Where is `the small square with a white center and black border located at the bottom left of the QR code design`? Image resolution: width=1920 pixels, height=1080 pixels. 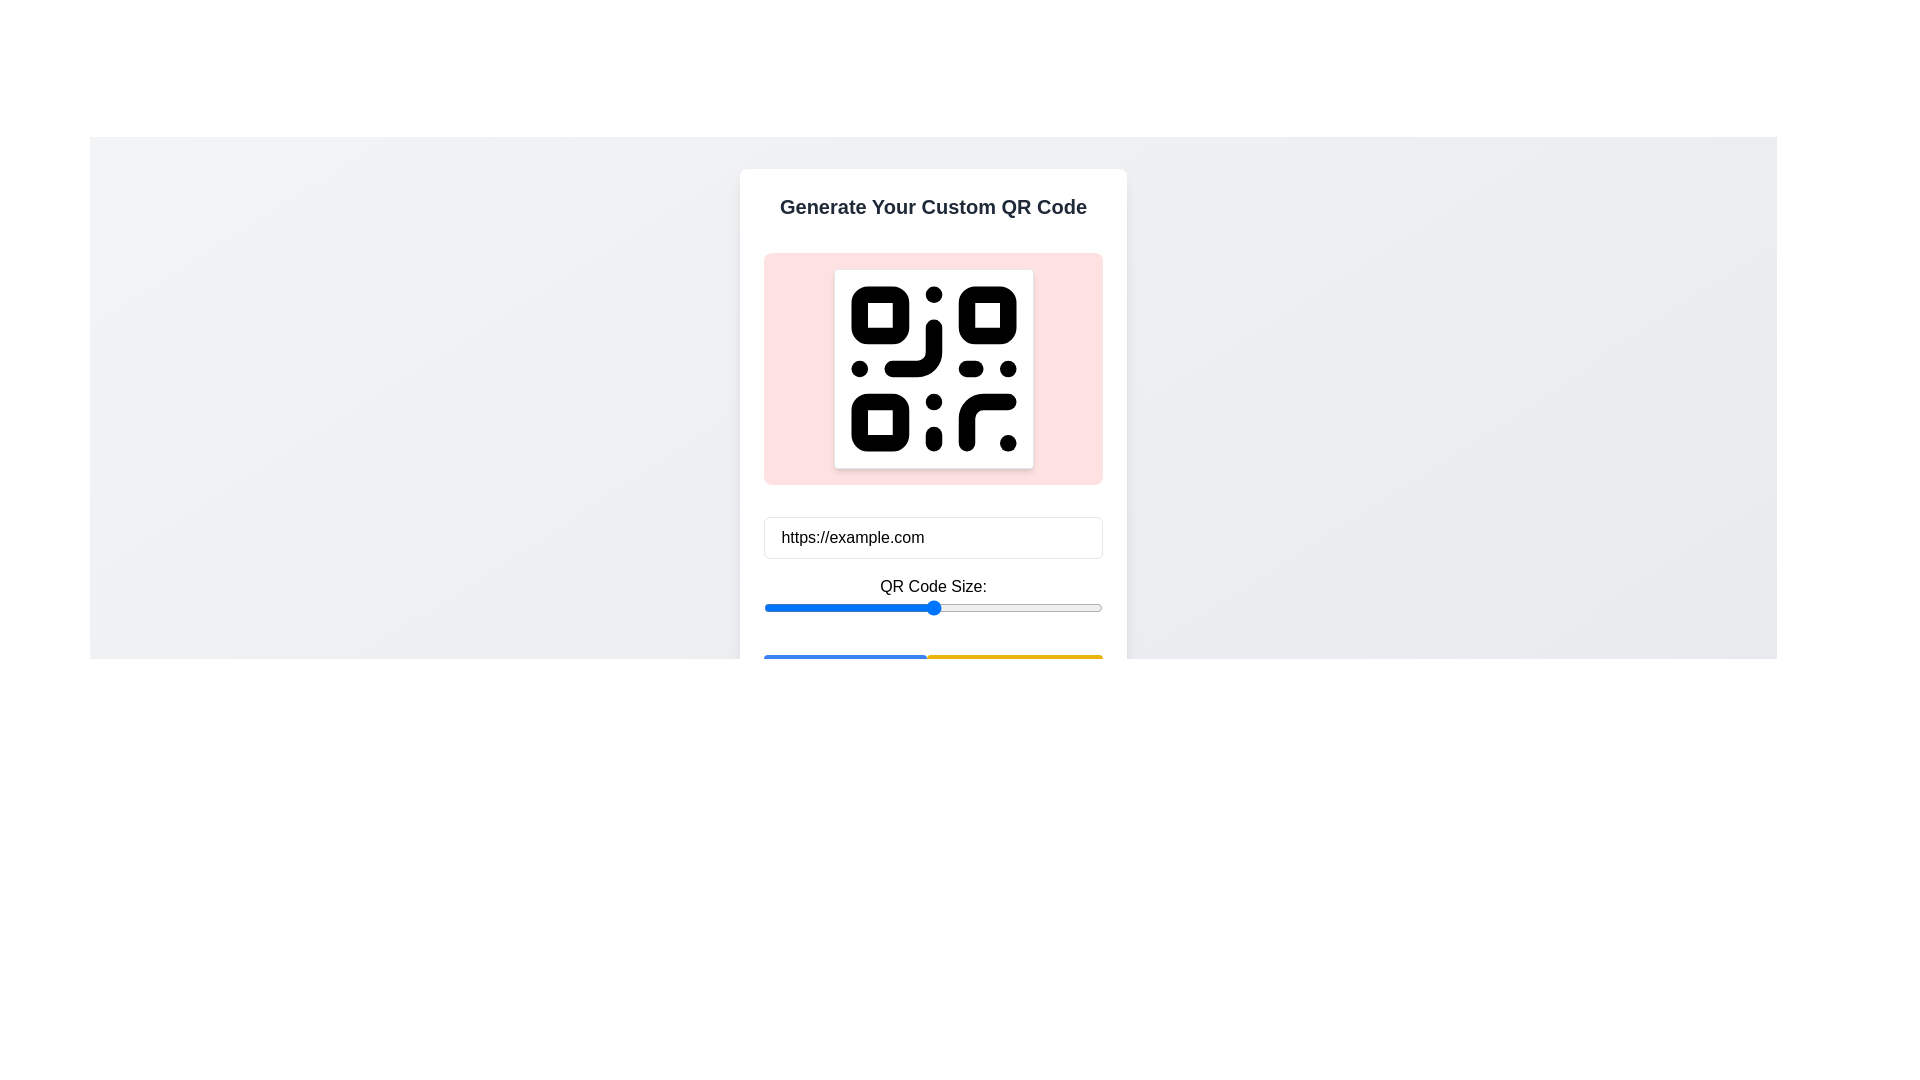 the small square with a white center and black border located at the bottom left of the QR code design is located at coordinates (879, 421).